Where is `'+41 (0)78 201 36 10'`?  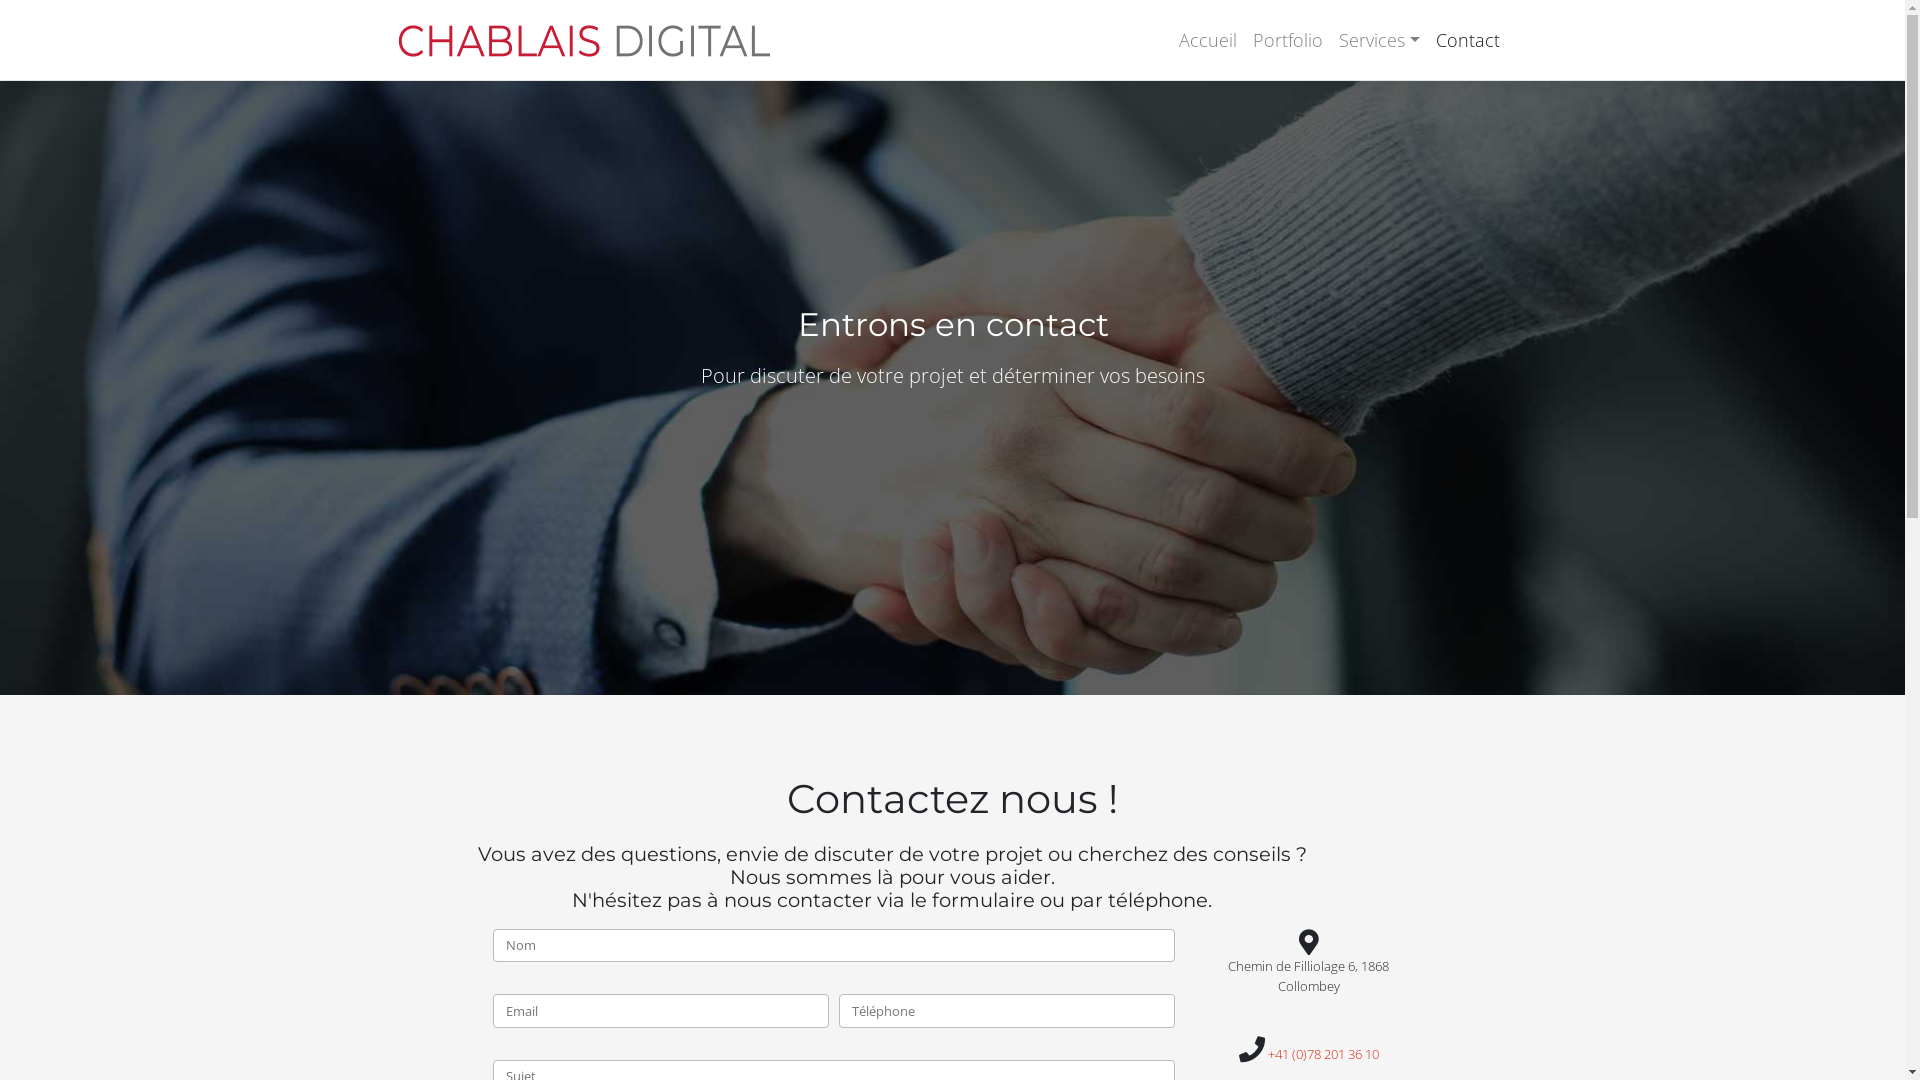 '+41 (0)78 201 36 10' is located at coordinates (1266, 1052).